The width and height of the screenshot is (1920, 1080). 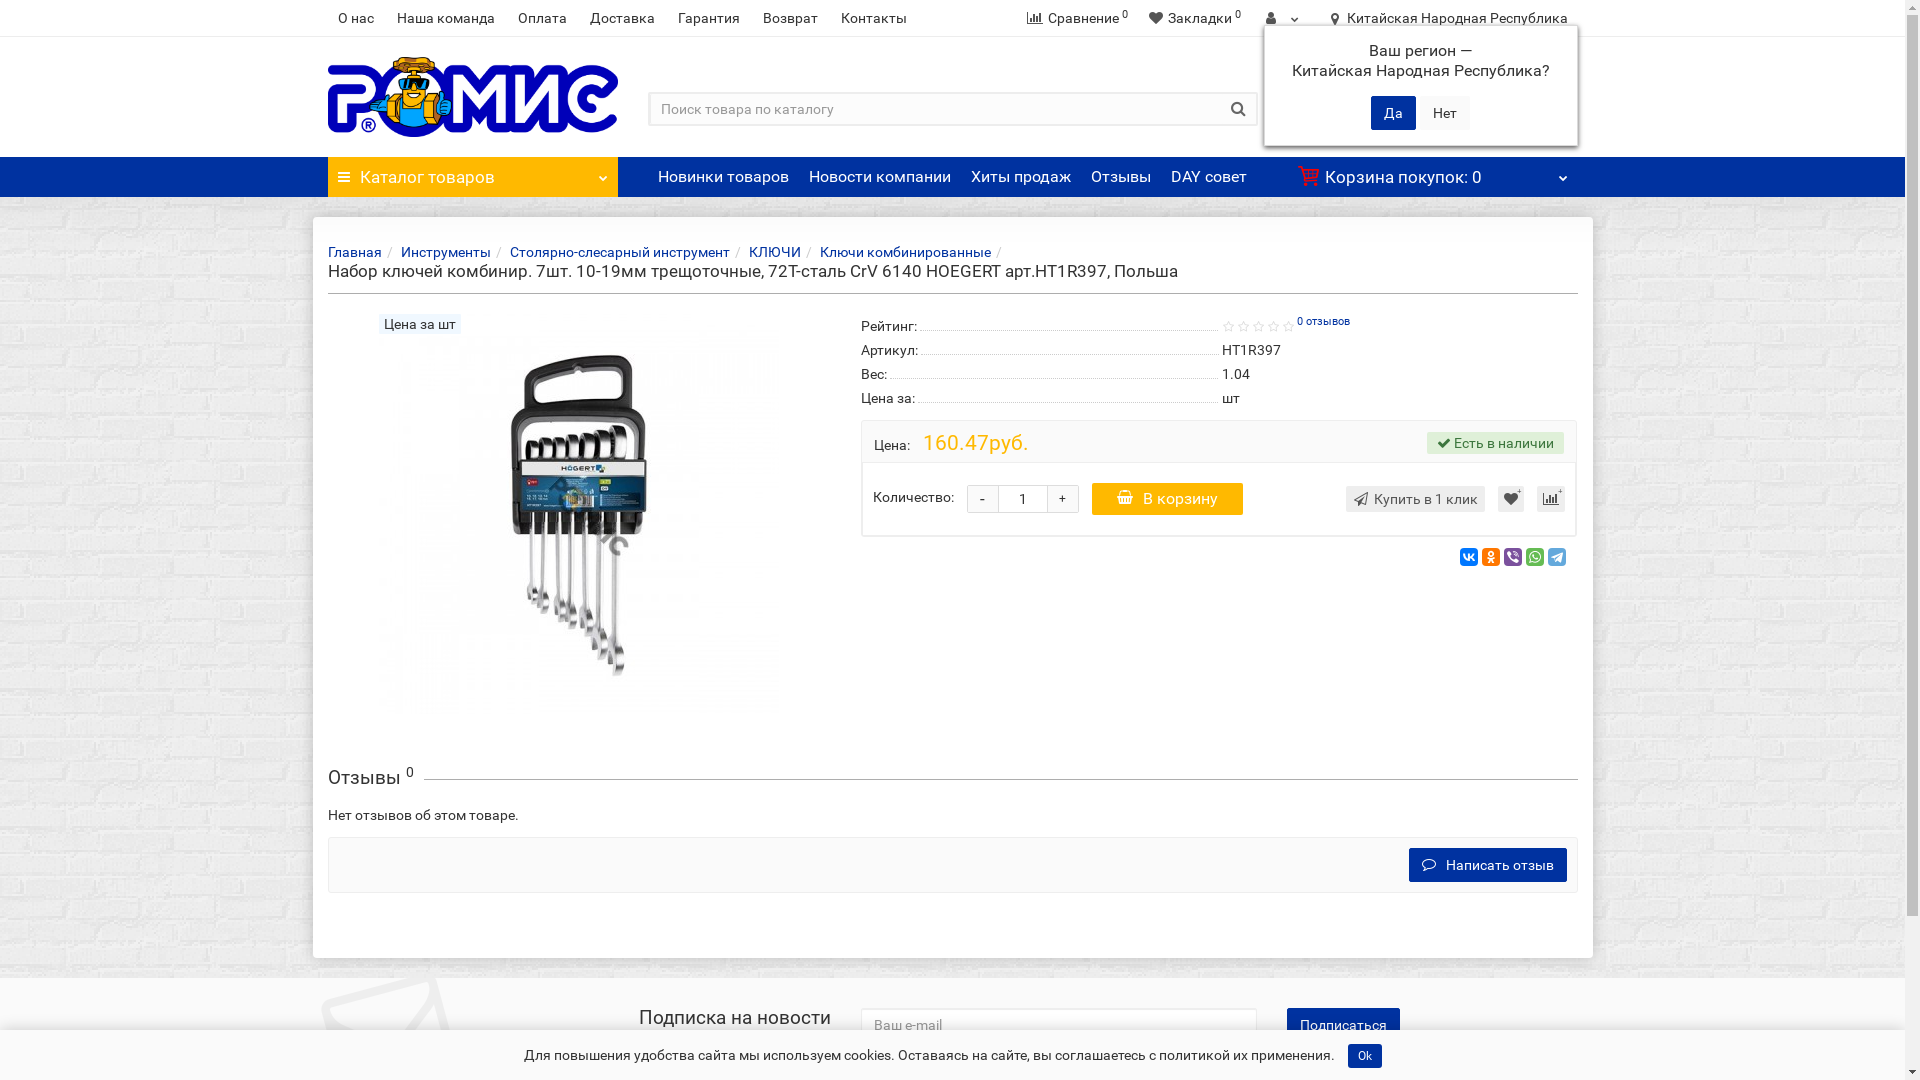 I want to click on 'WhatsApp', so click(x=1534, y=556).